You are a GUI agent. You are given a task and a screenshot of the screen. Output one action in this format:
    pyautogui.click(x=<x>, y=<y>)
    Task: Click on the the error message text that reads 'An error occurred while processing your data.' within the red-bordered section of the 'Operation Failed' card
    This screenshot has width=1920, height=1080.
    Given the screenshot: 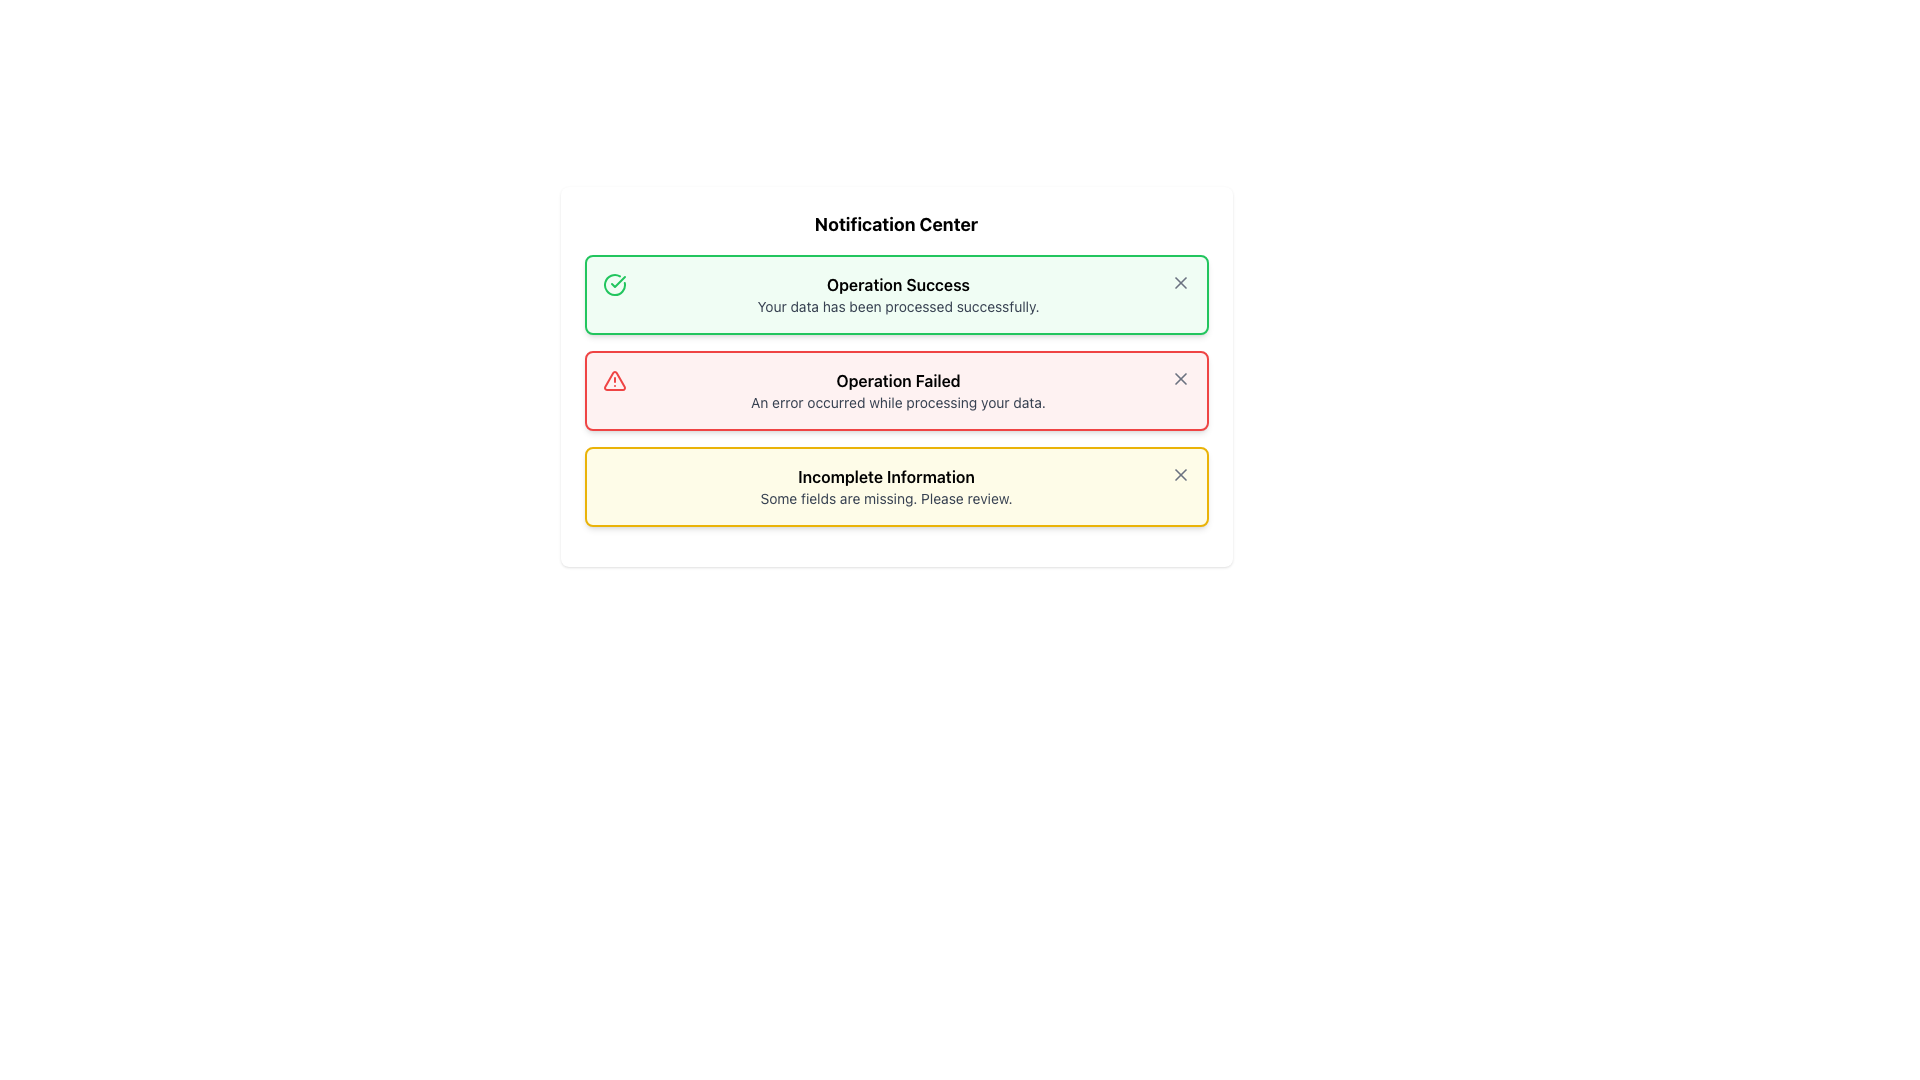 What is the action you would take?
    pyautogui.click(x=897, y=402)
    